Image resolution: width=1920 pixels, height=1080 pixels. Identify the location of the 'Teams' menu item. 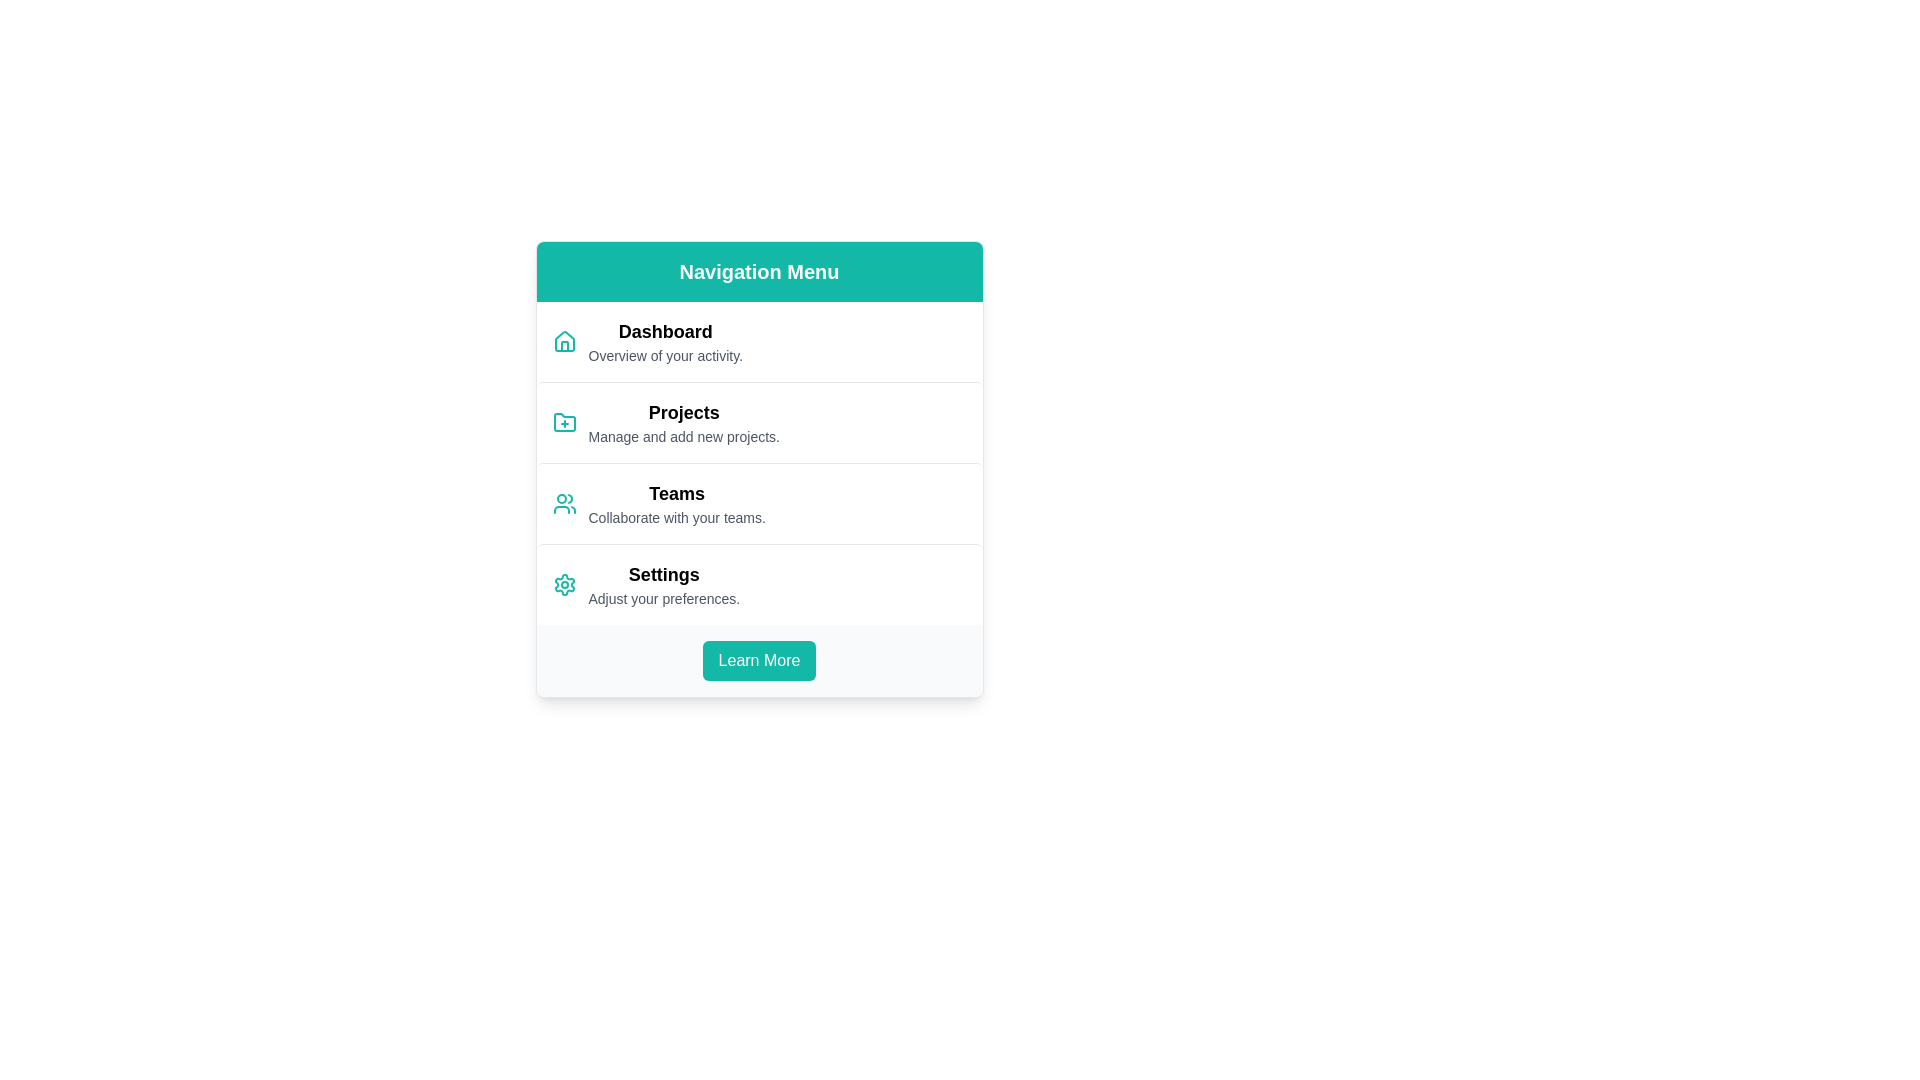
(758, 469).